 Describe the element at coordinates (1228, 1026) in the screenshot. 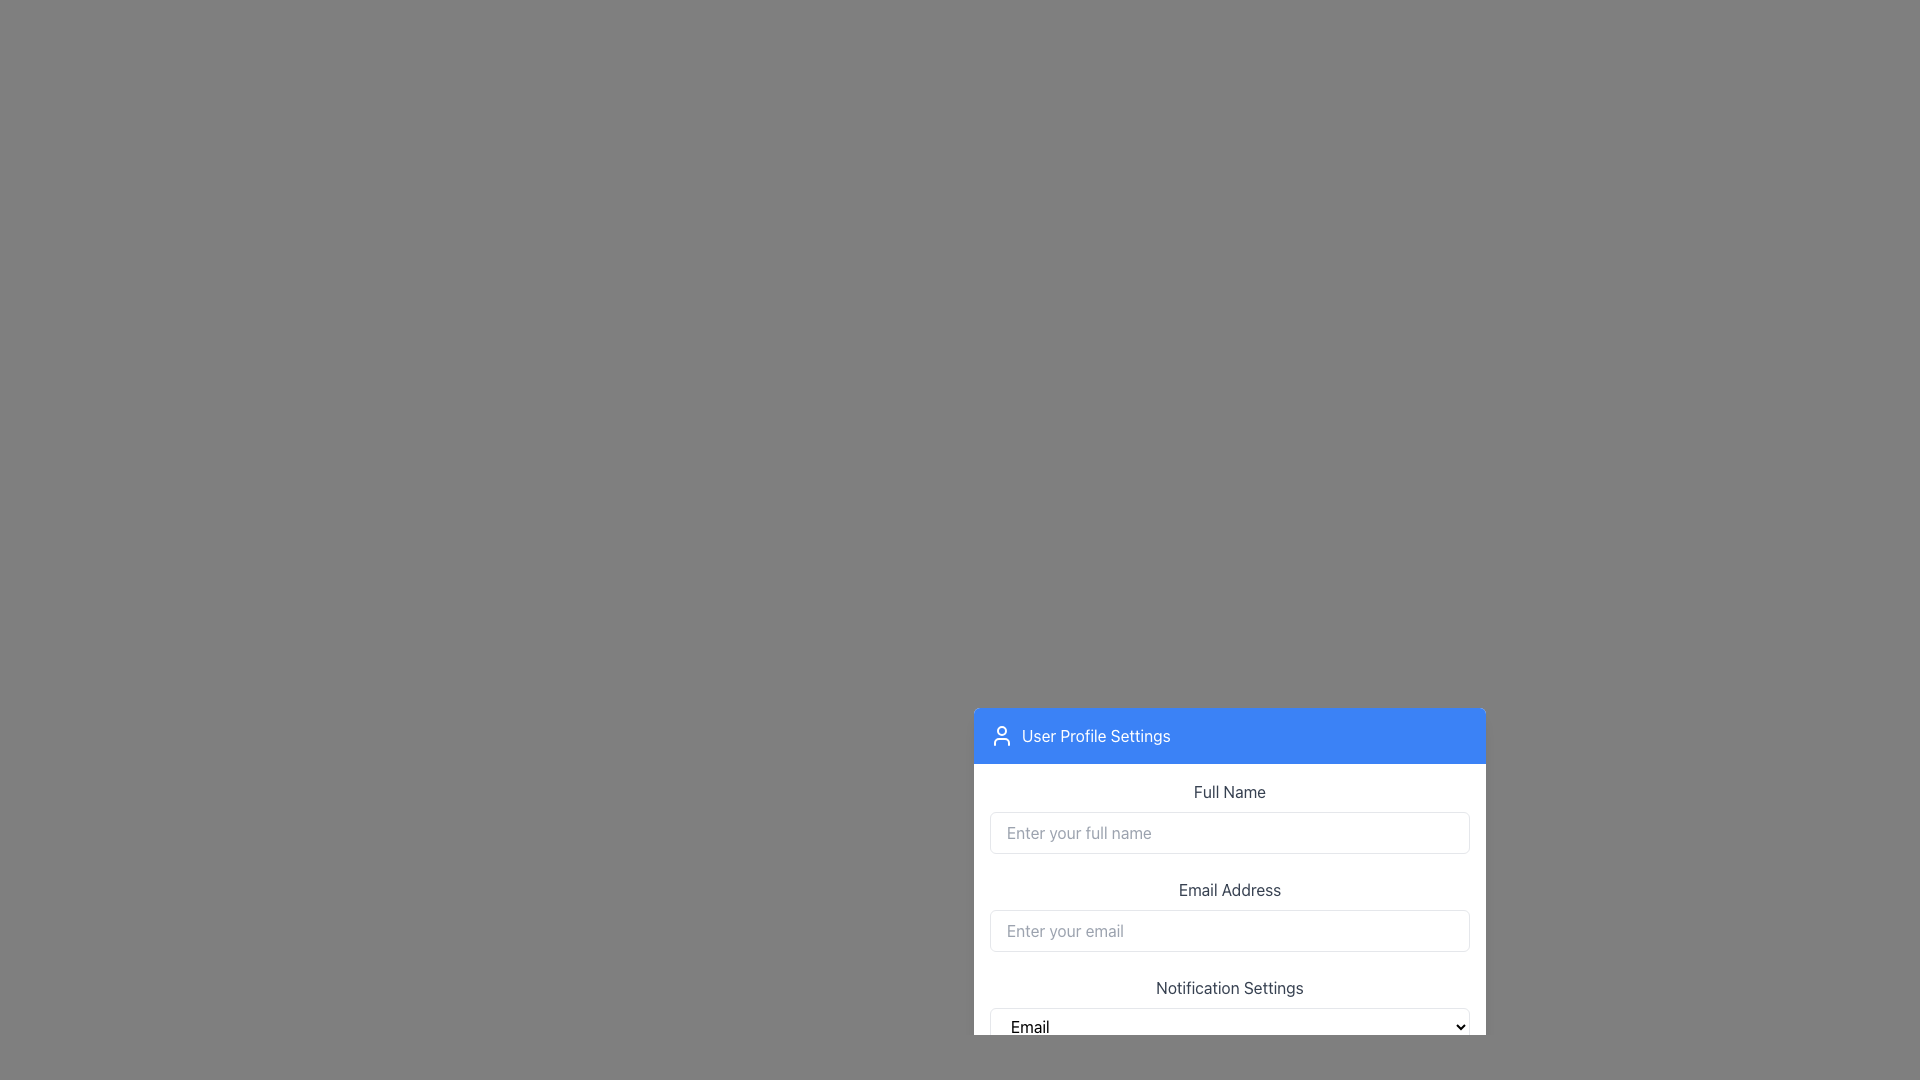

I see `the dropdown menu labeled 'Email' which is located beneath the 'Notification Settings' label` at that location.